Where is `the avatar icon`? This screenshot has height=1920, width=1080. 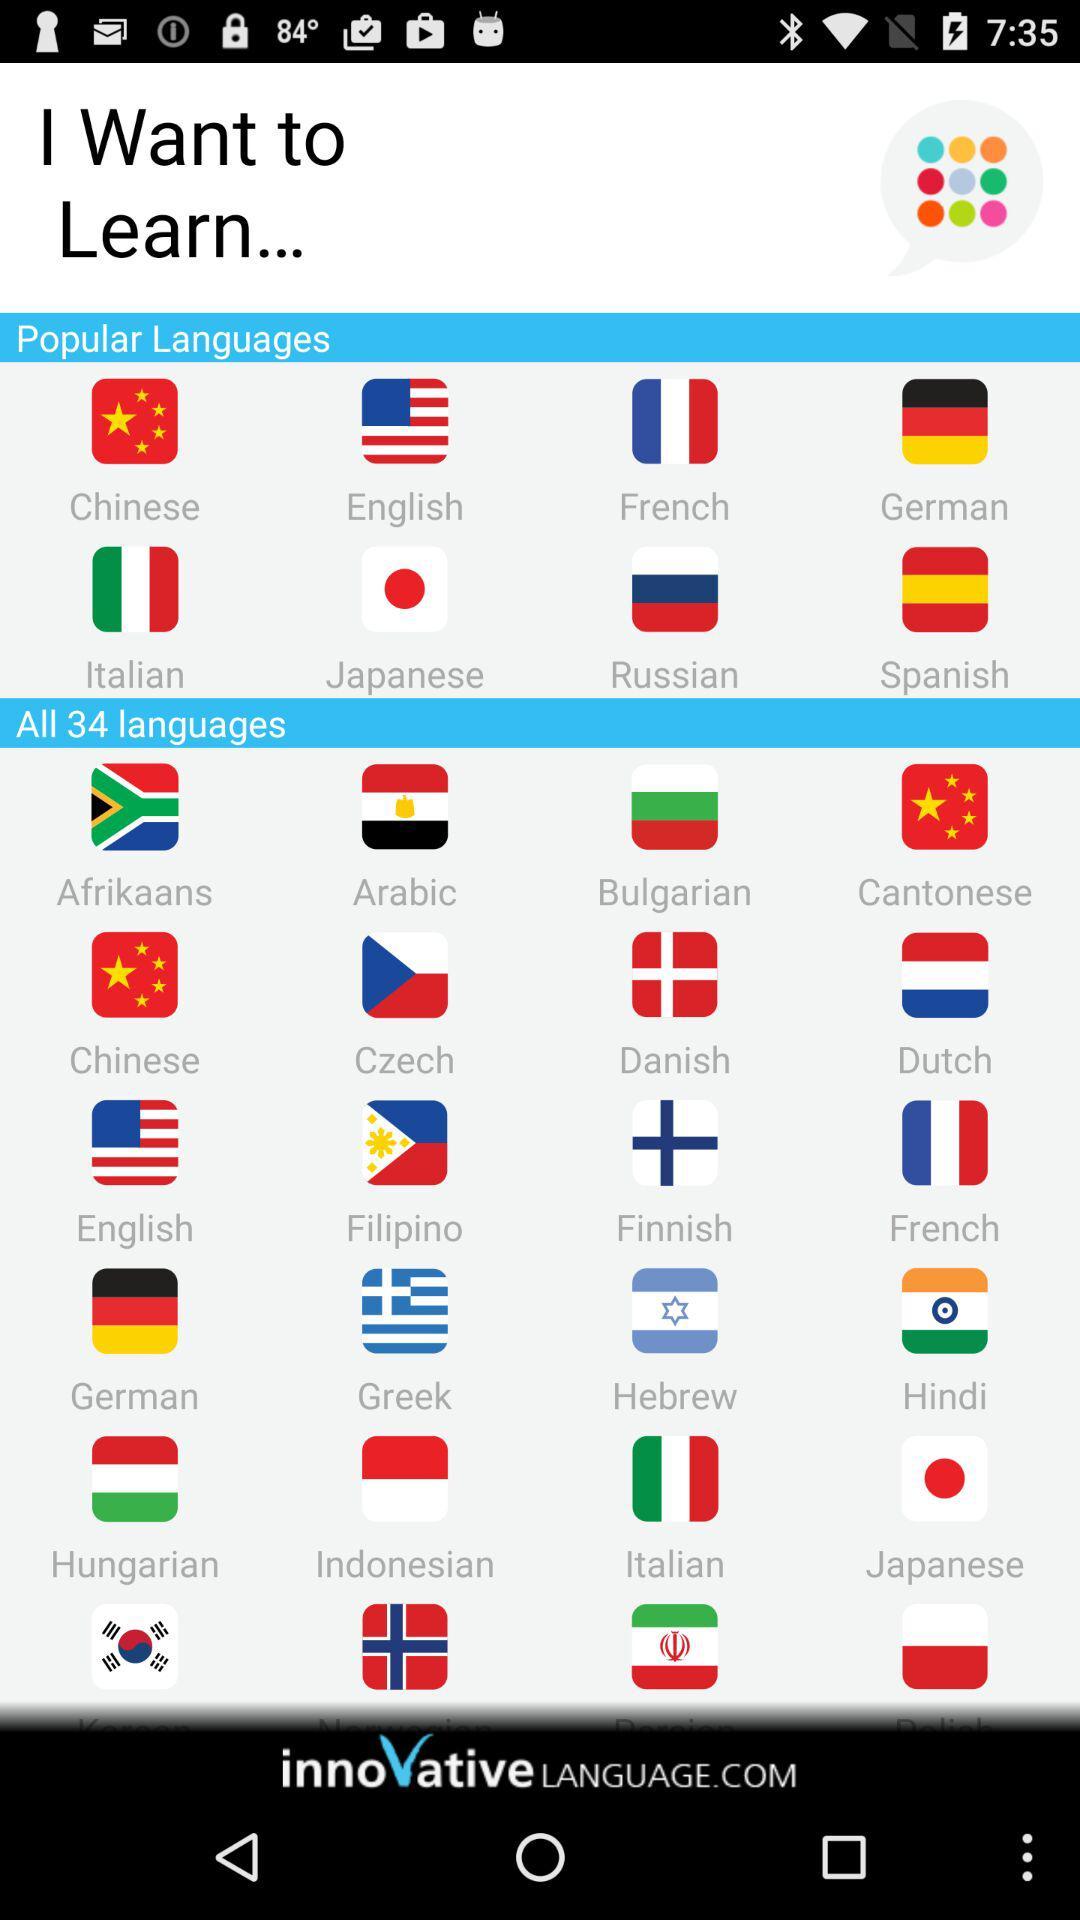 the avatar icon is located at coordinates (945, 1402).